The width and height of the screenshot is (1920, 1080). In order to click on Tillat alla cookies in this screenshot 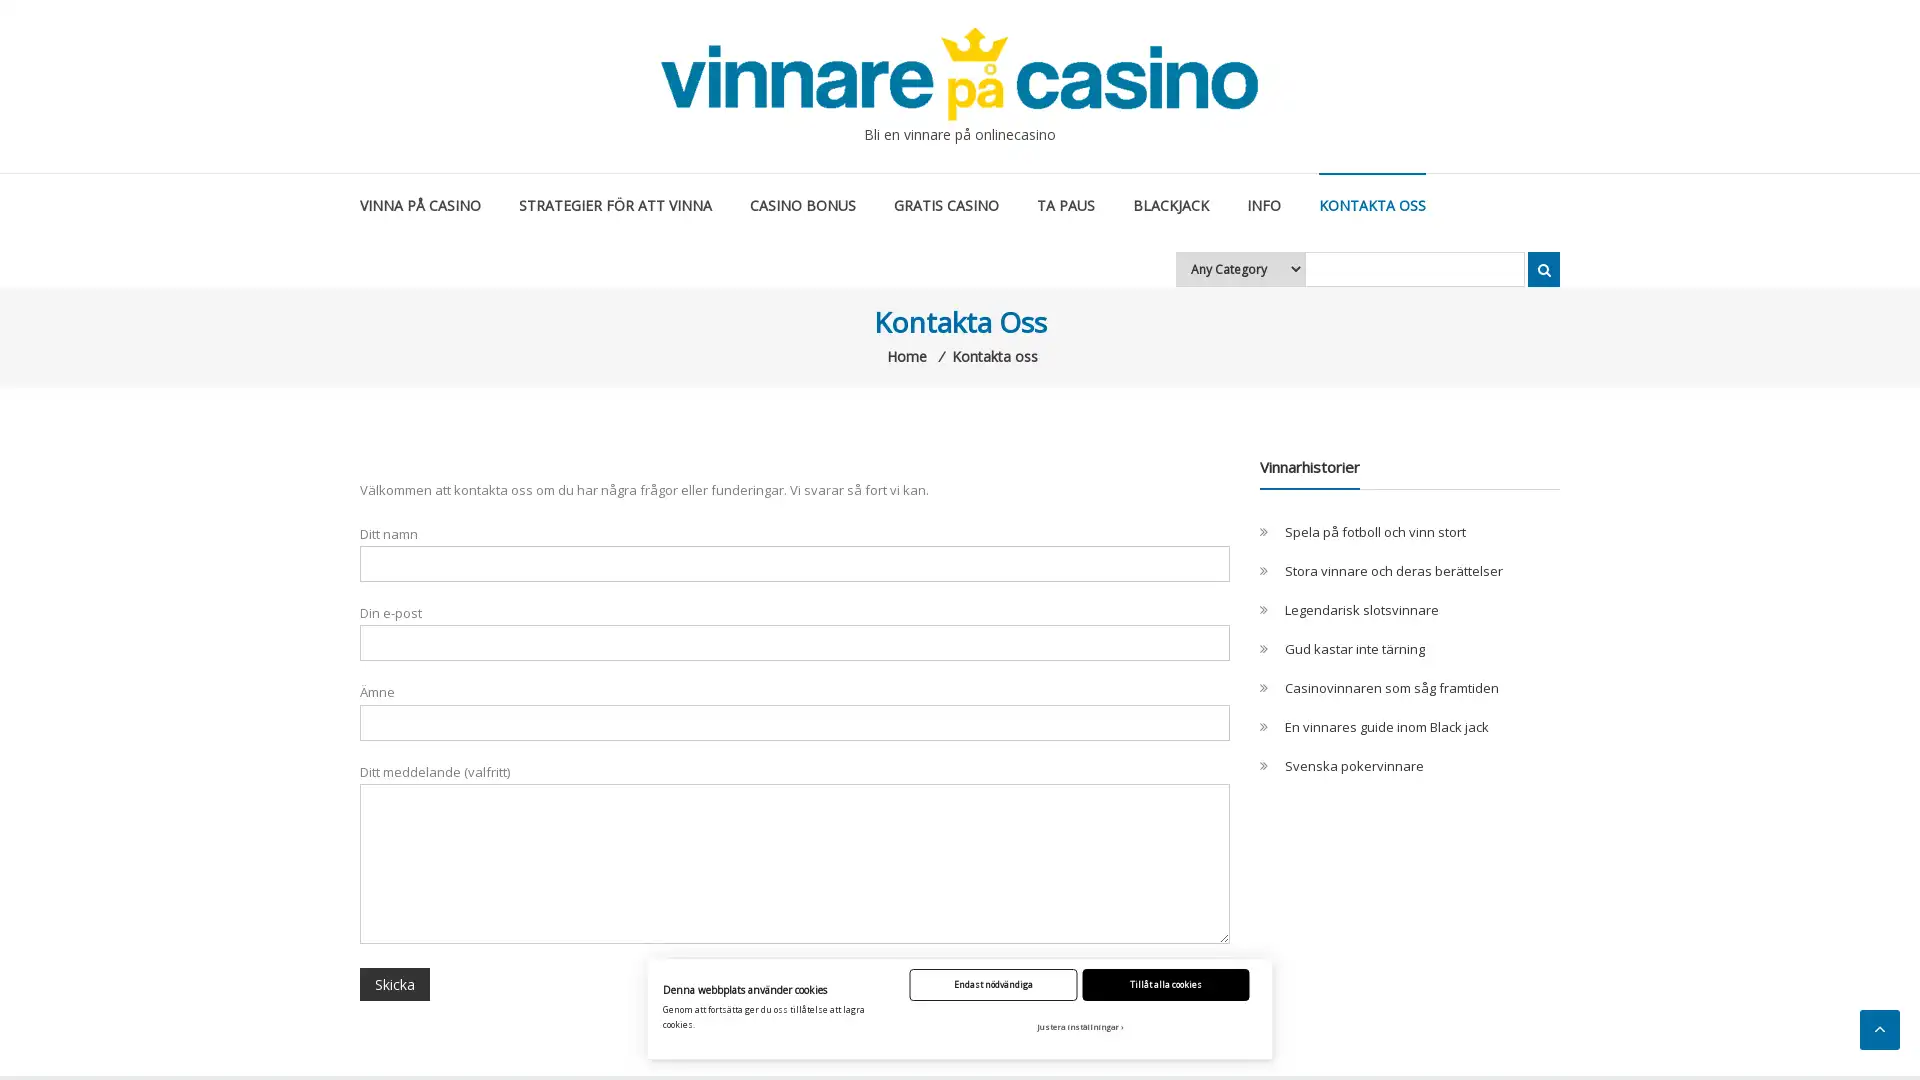, I will do `click(1165, 983)`.